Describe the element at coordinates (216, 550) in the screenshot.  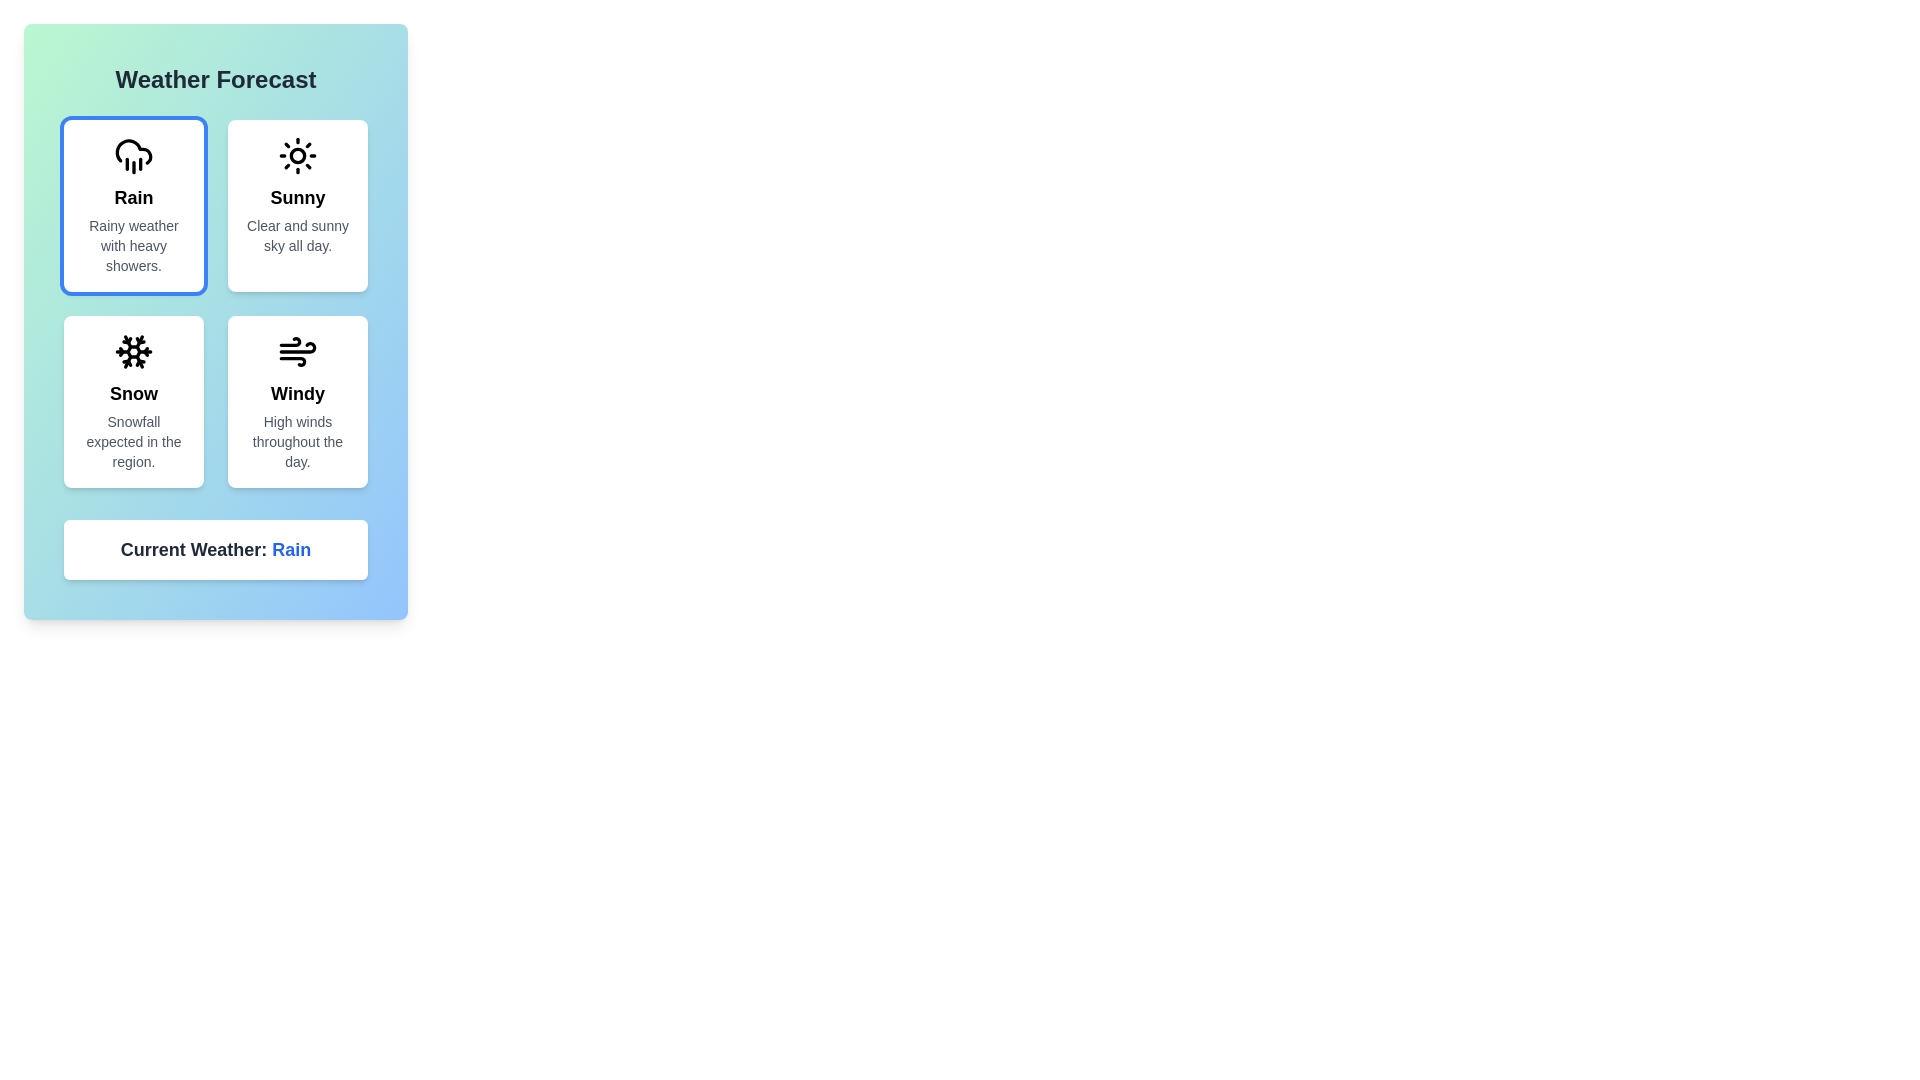
I see `the text label indicating the current weather condition, which displays 'Current Weather: Rain' in a bold and large font, located at the bottom of a rounded, shadowed, white card` at that location.